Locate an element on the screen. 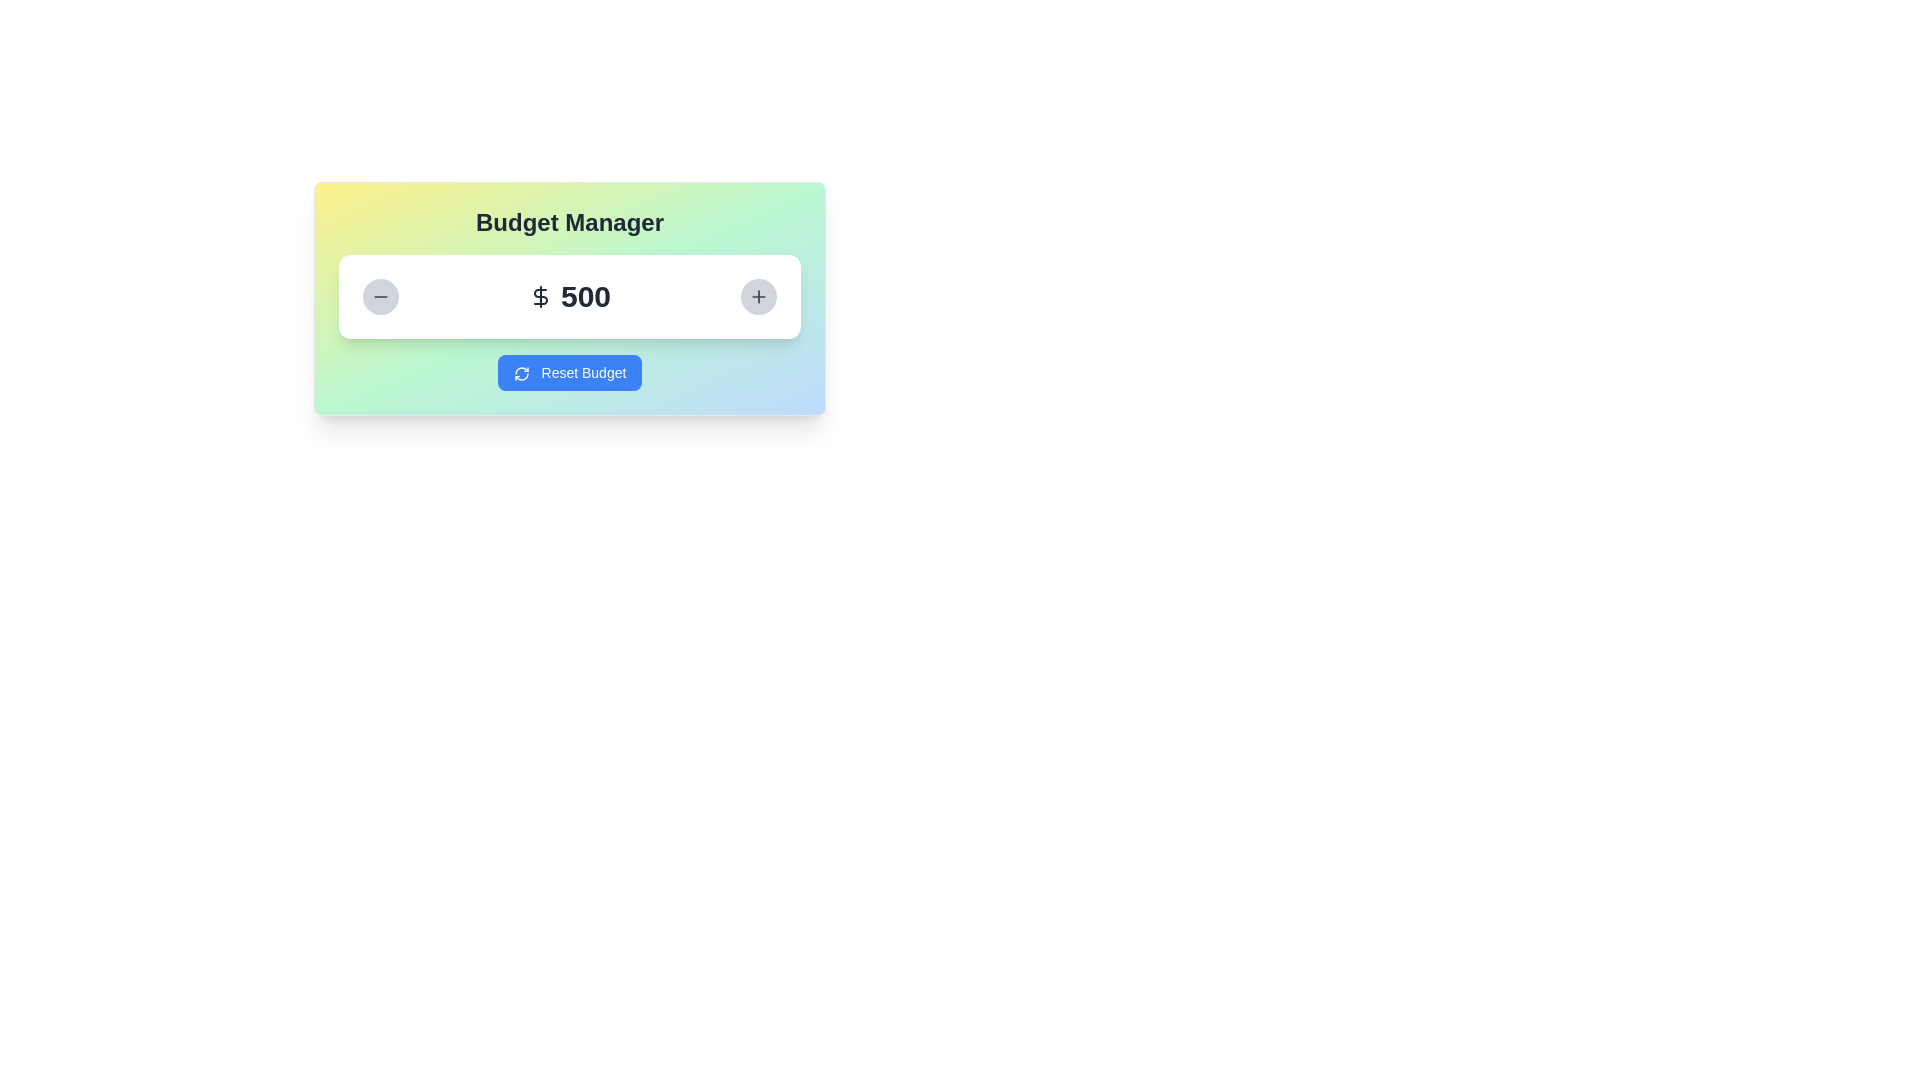 This screenshot has height=1080, width=1920. the Text Display with Icon that shows the current budget amount, located between the minus button and plus button in the budget management tool interface is located at coordinates (569, 297).